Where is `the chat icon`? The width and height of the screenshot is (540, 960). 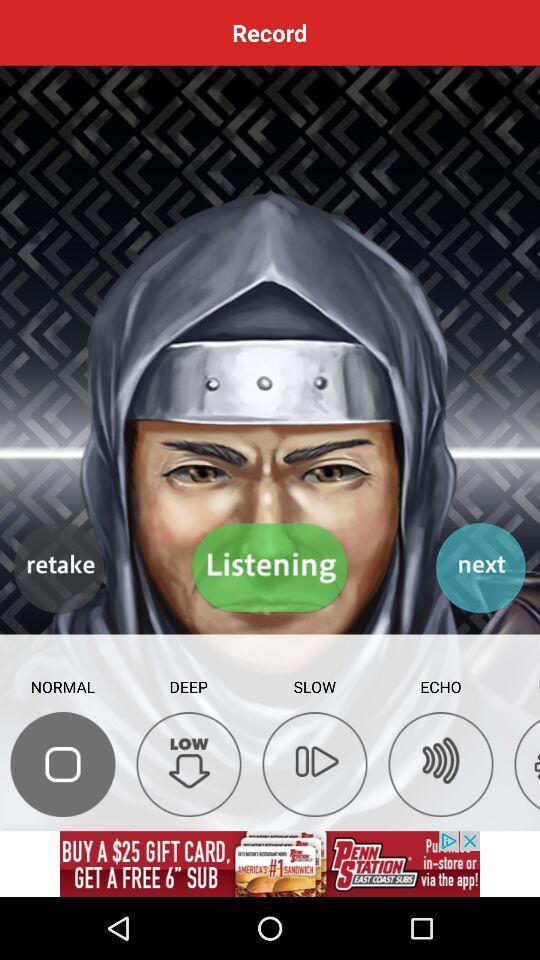 the chat icon is located at coordinates (63, 818).